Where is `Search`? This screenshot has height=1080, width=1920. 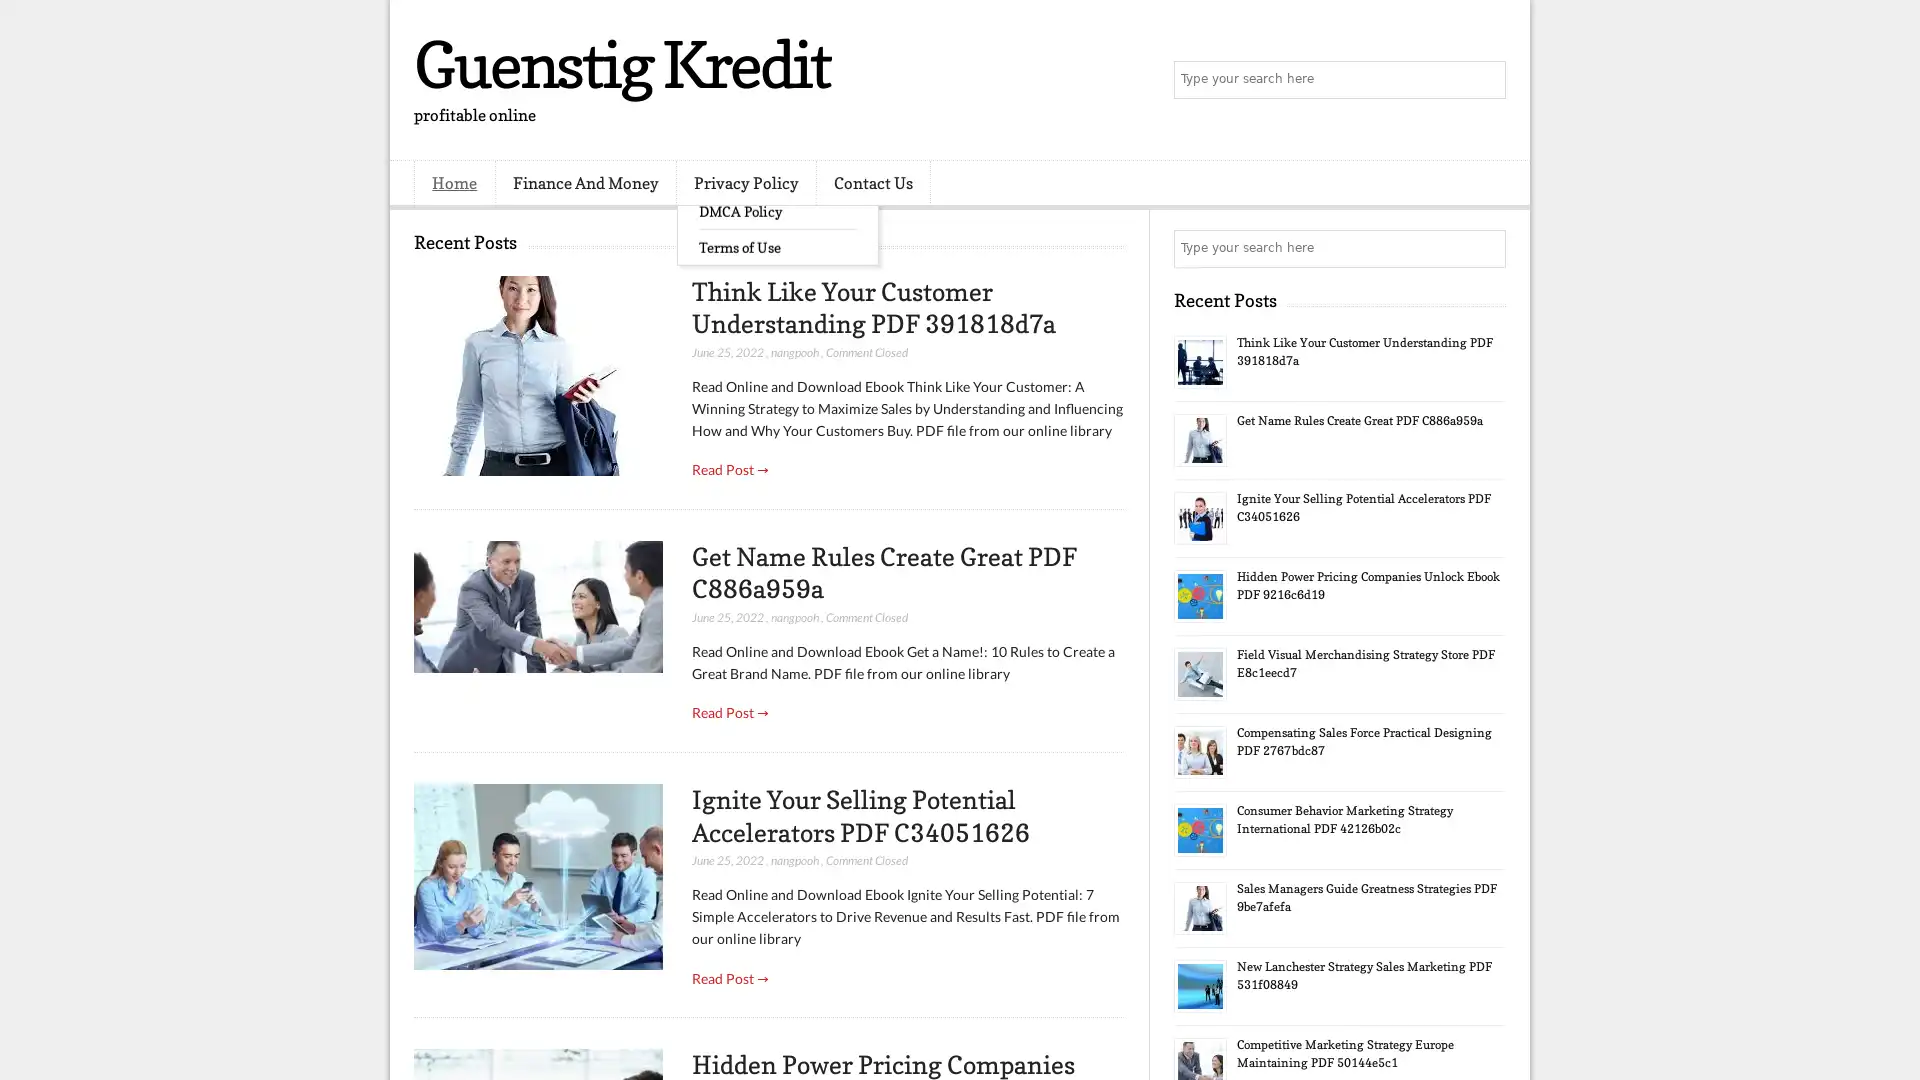
Search is located at coordinates (1485, 248).